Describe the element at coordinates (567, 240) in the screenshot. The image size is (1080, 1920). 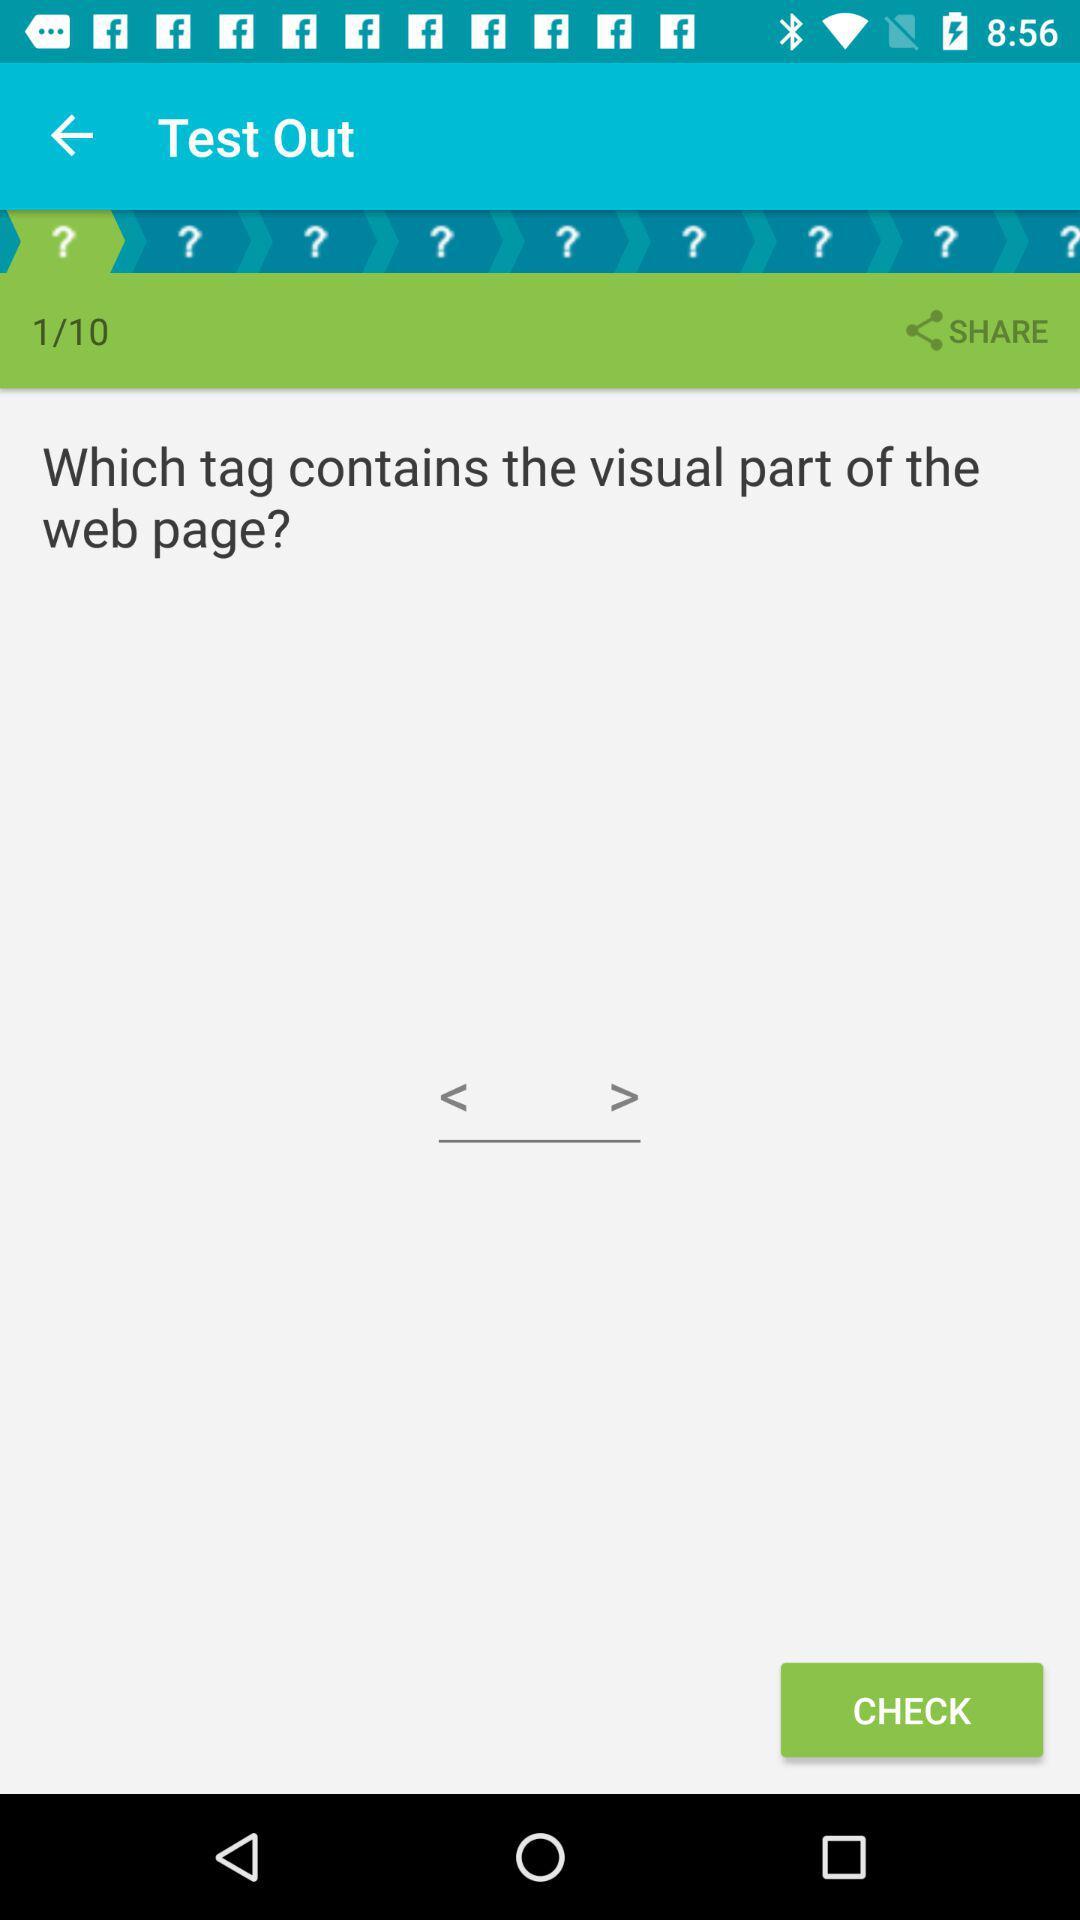
I see `move to the fifth question mark which is under the text test out` at that location.